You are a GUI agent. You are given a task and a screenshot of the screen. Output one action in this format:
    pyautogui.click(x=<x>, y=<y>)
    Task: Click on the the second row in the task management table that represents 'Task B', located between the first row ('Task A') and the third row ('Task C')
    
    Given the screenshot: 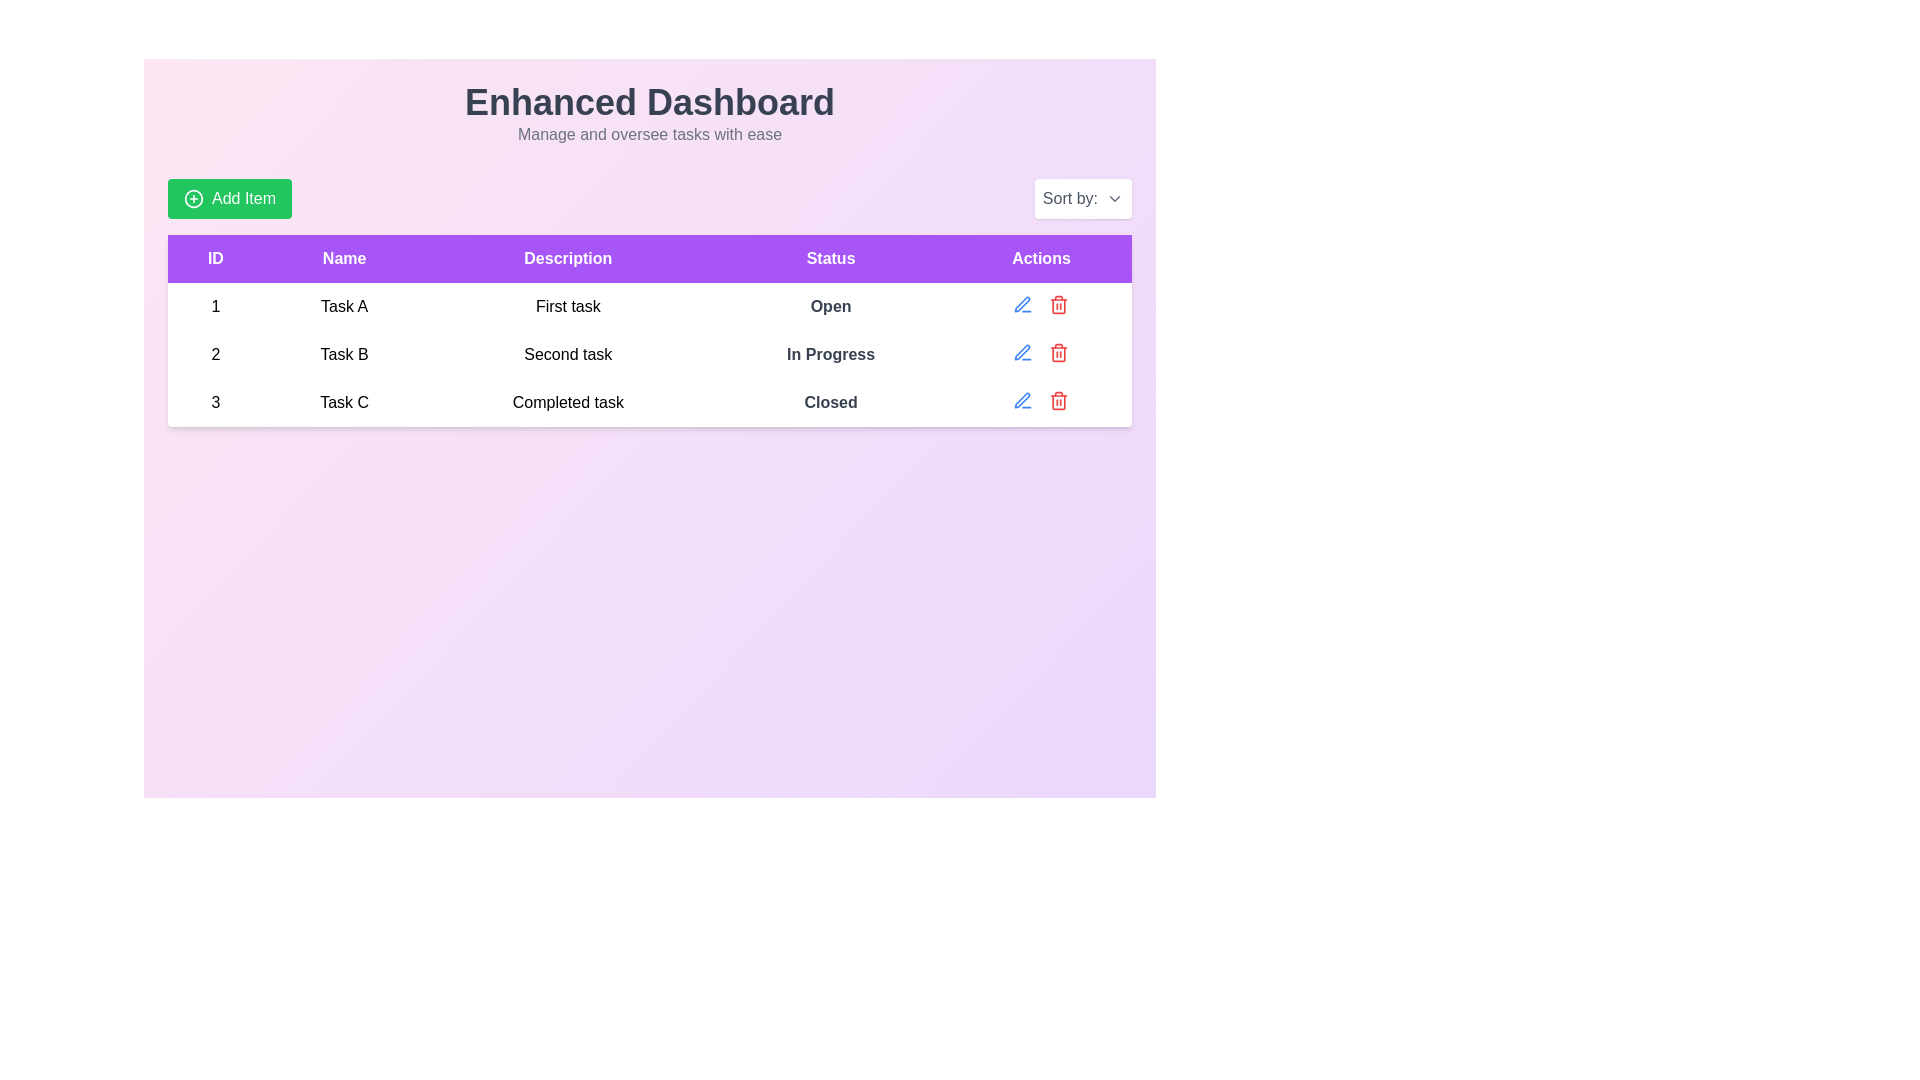 What is the action you would take?
    pyautogui.click(x=649, y=353)
    